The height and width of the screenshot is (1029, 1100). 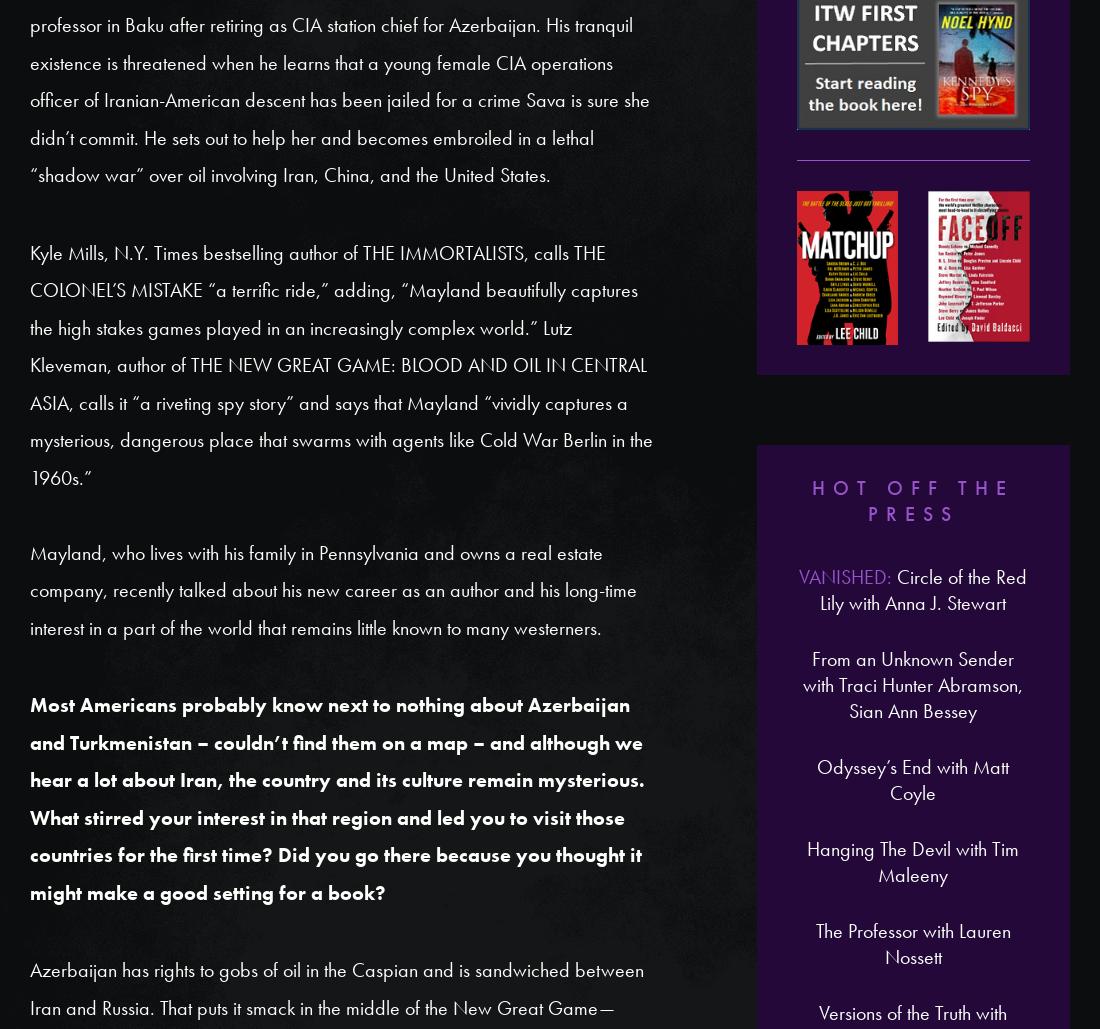 I want to click on 'To learn more about Dan, please visit his', so click(x=29, y=456).